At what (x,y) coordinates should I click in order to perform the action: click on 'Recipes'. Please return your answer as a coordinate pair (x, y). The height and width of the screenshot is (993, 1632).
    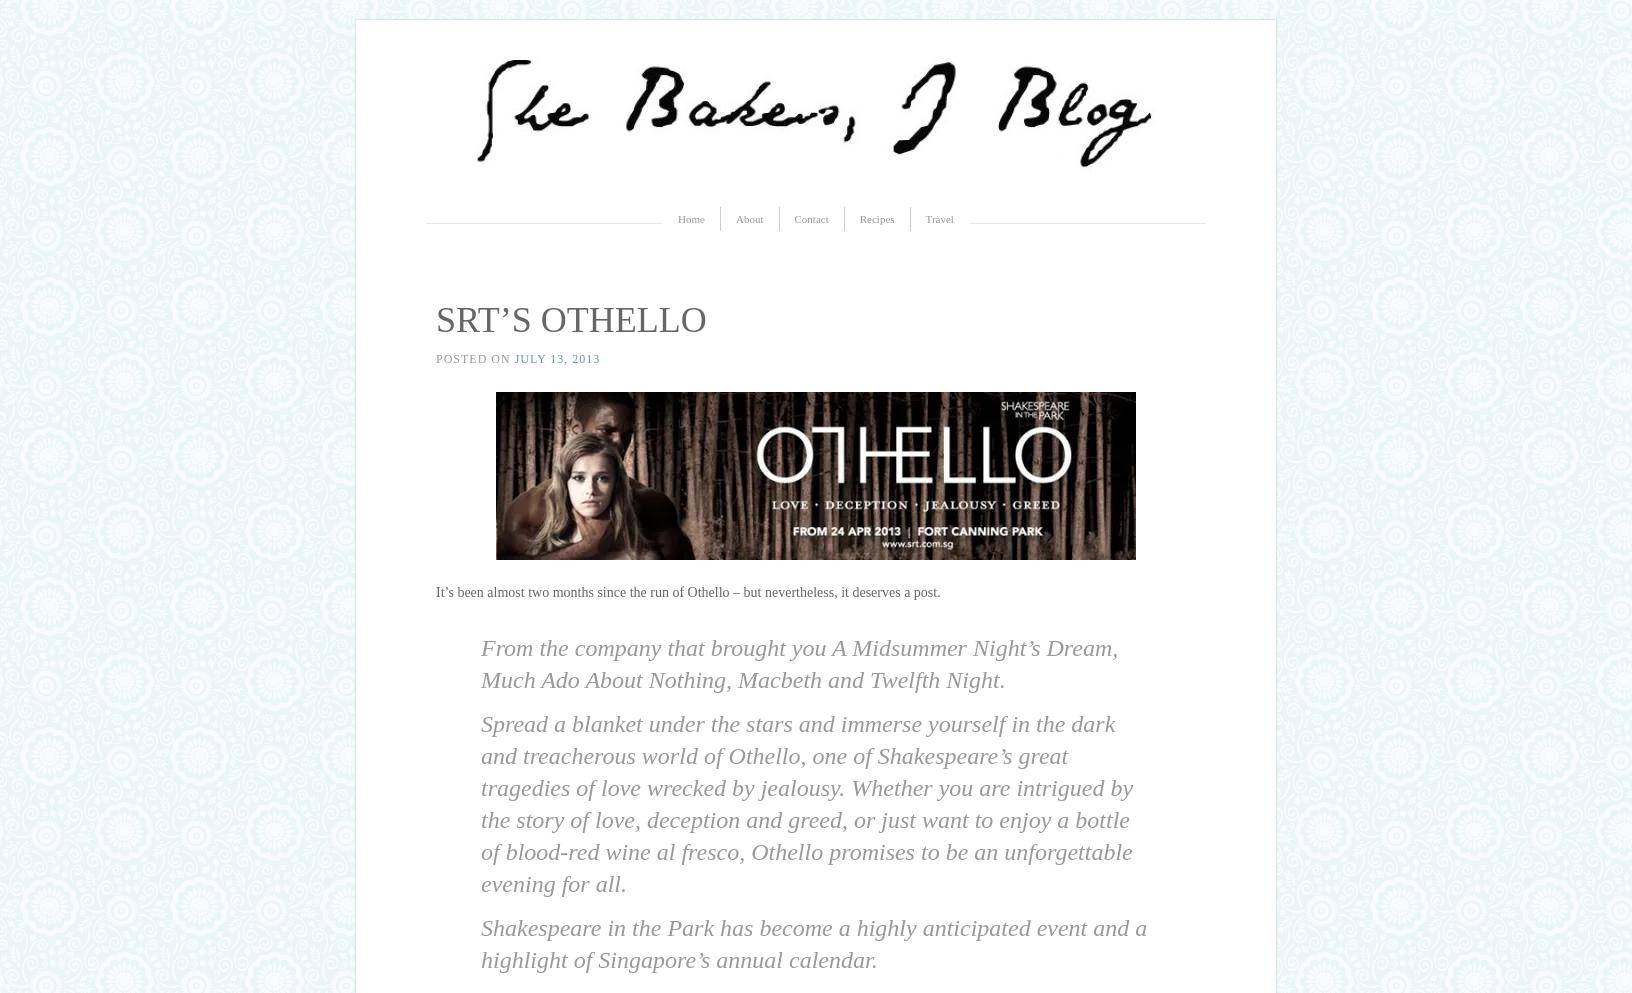
    Looking at the image, I should click on (875, 218).